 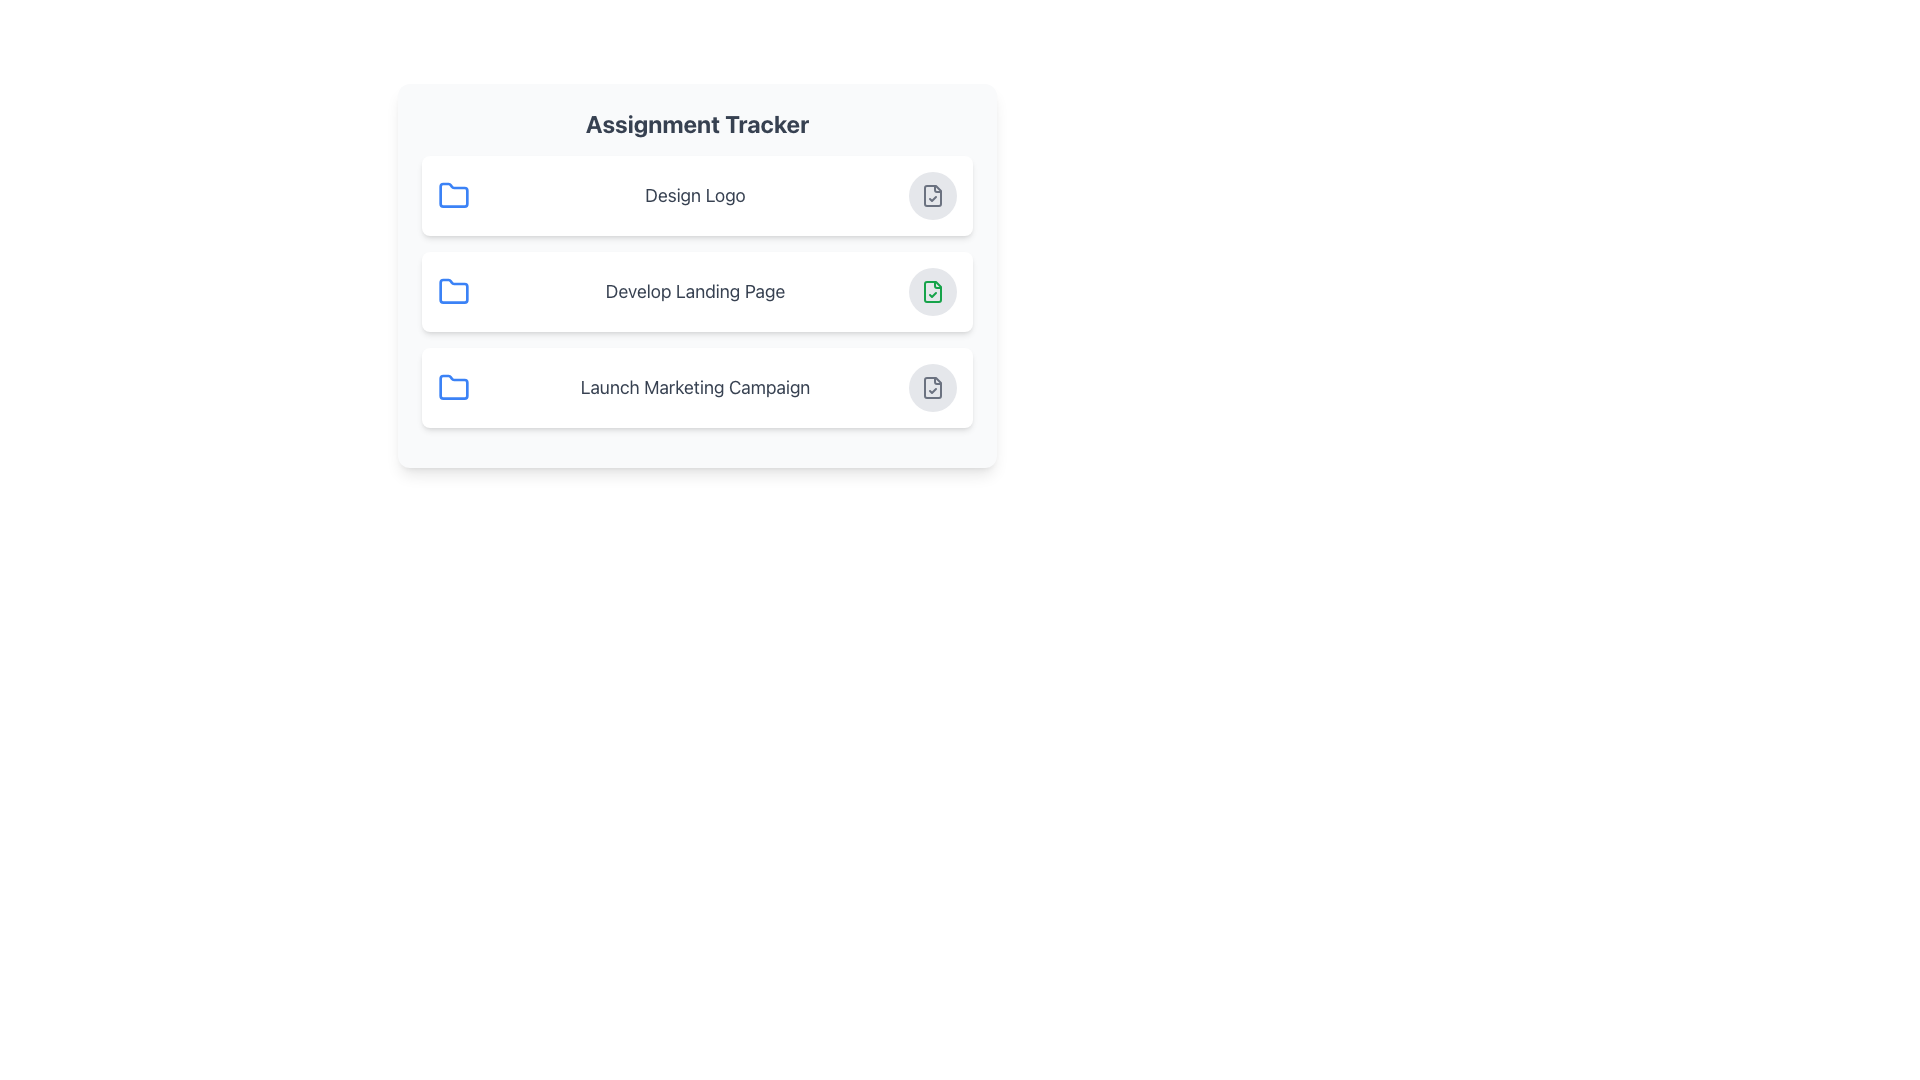 What do you see at coordinates (931, 196) in the screenshot?
I see `the status indication icon, which is a document with a checkmark, located at the top-right corner of the 'Design Logo' row in the 'Assignment Tracker' list, embedded inside a circular button` at bounding box center [931, 196].